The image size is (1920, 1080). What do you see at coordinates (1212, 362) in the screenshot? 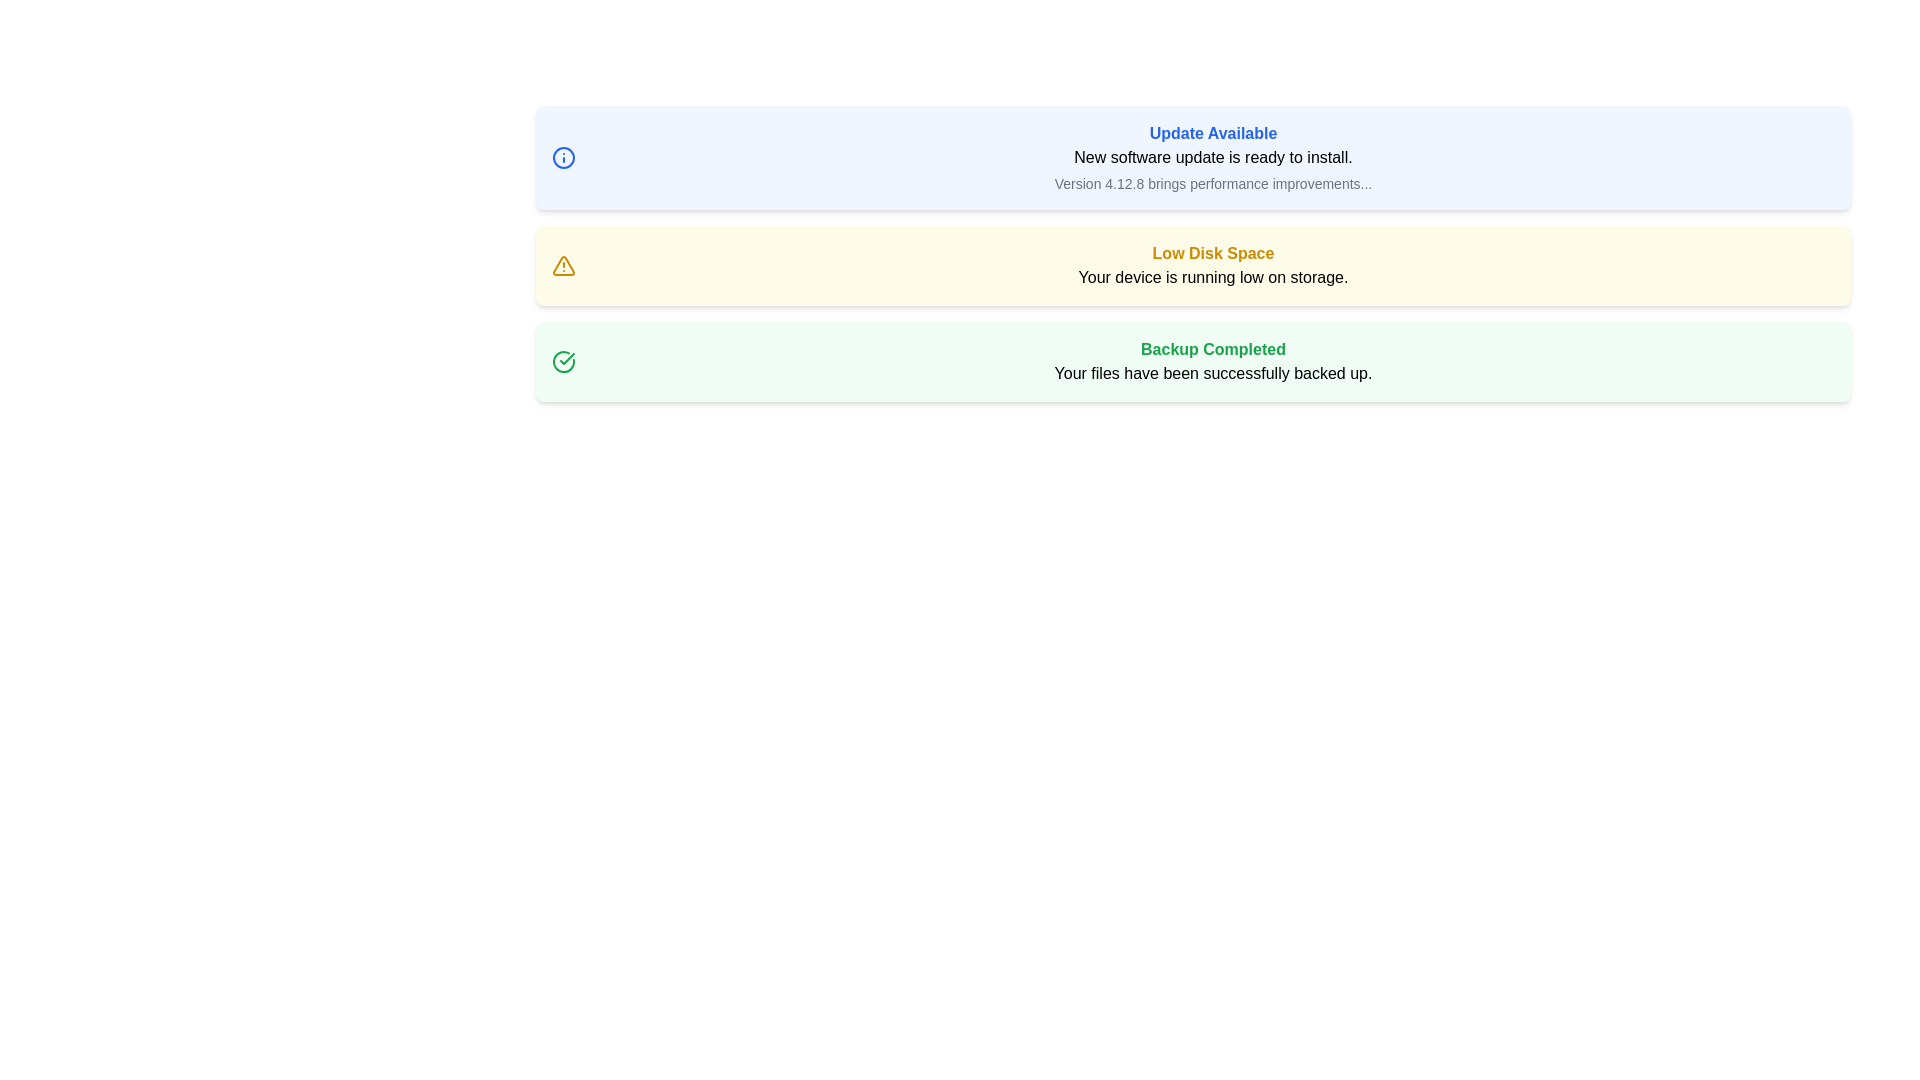
I see `notification text block displaying 'Backup Completed' and 'Your files have been successfully backed up.' which is centrally aligned within the green-styled notification panel` at bounding box center [1212, 362].